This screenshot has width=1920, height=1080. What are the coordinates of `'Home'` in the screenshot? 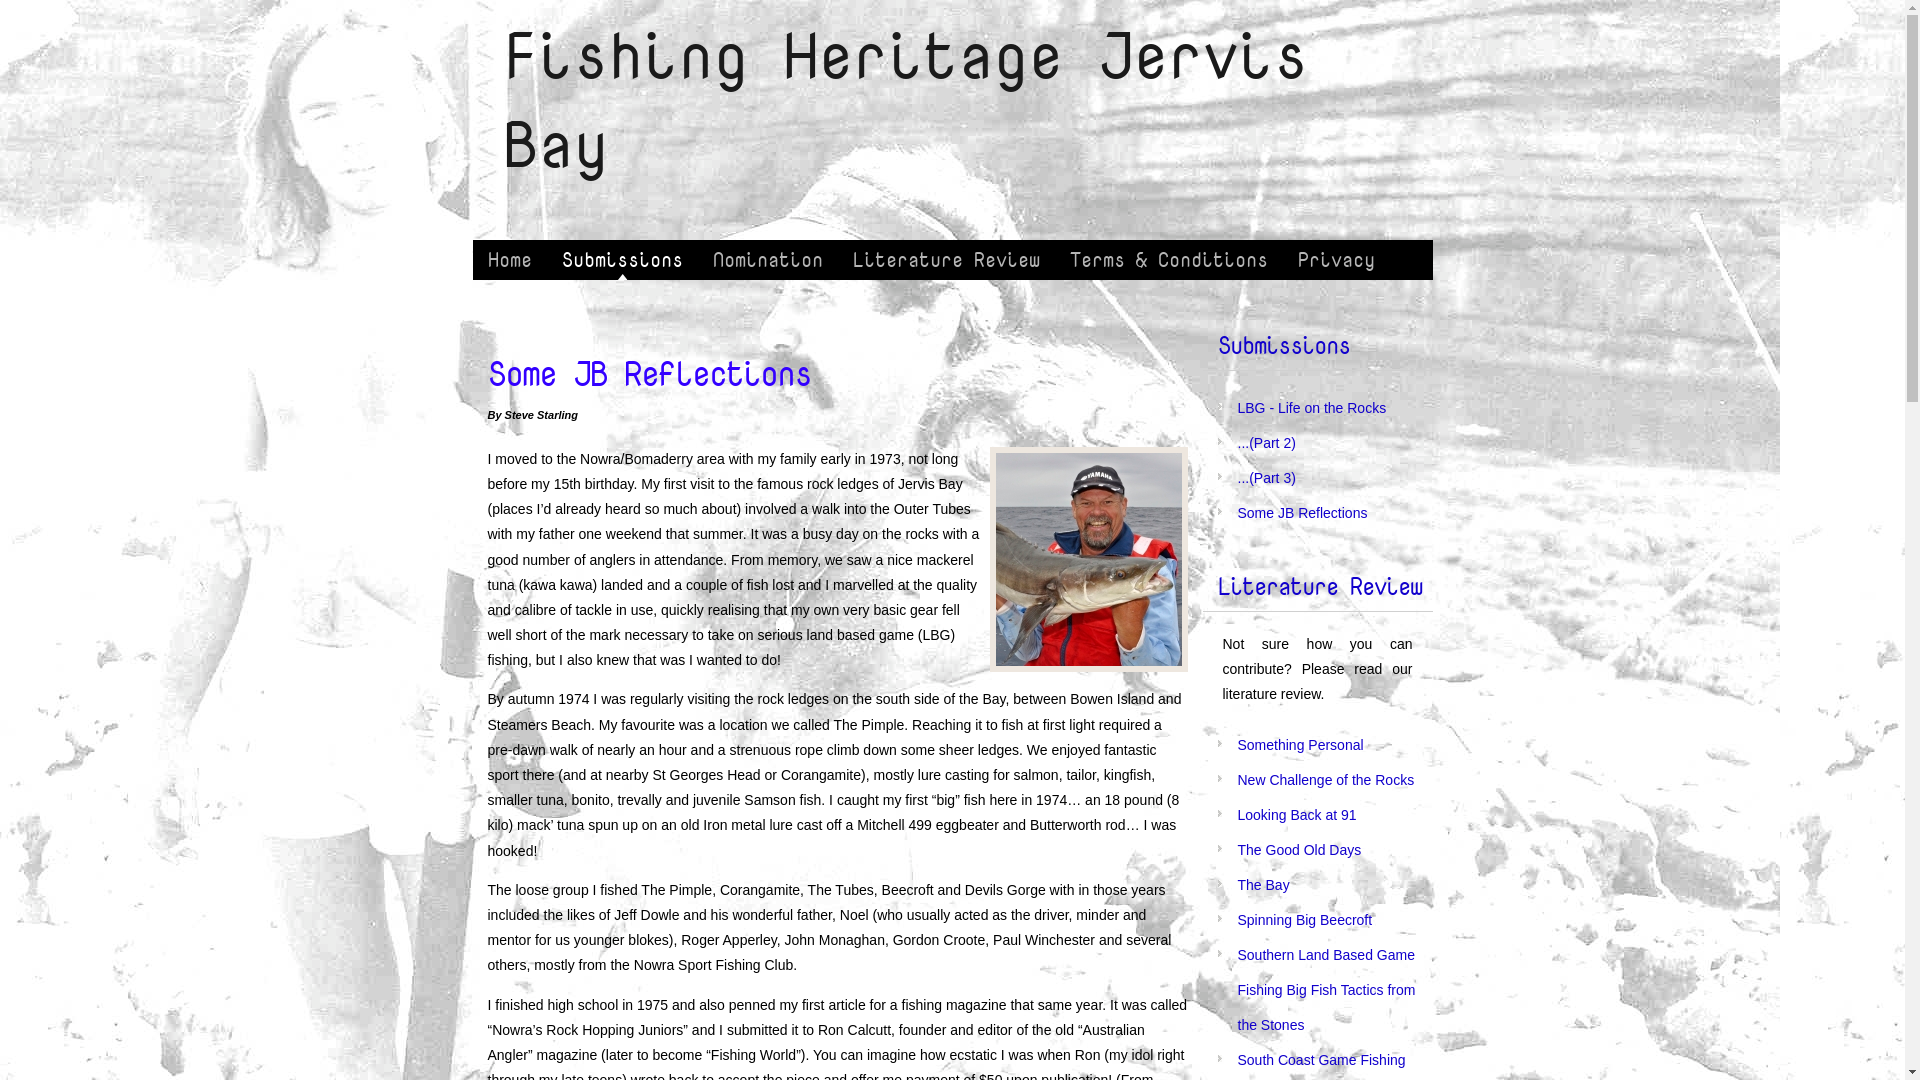 It's located at (508, 258).